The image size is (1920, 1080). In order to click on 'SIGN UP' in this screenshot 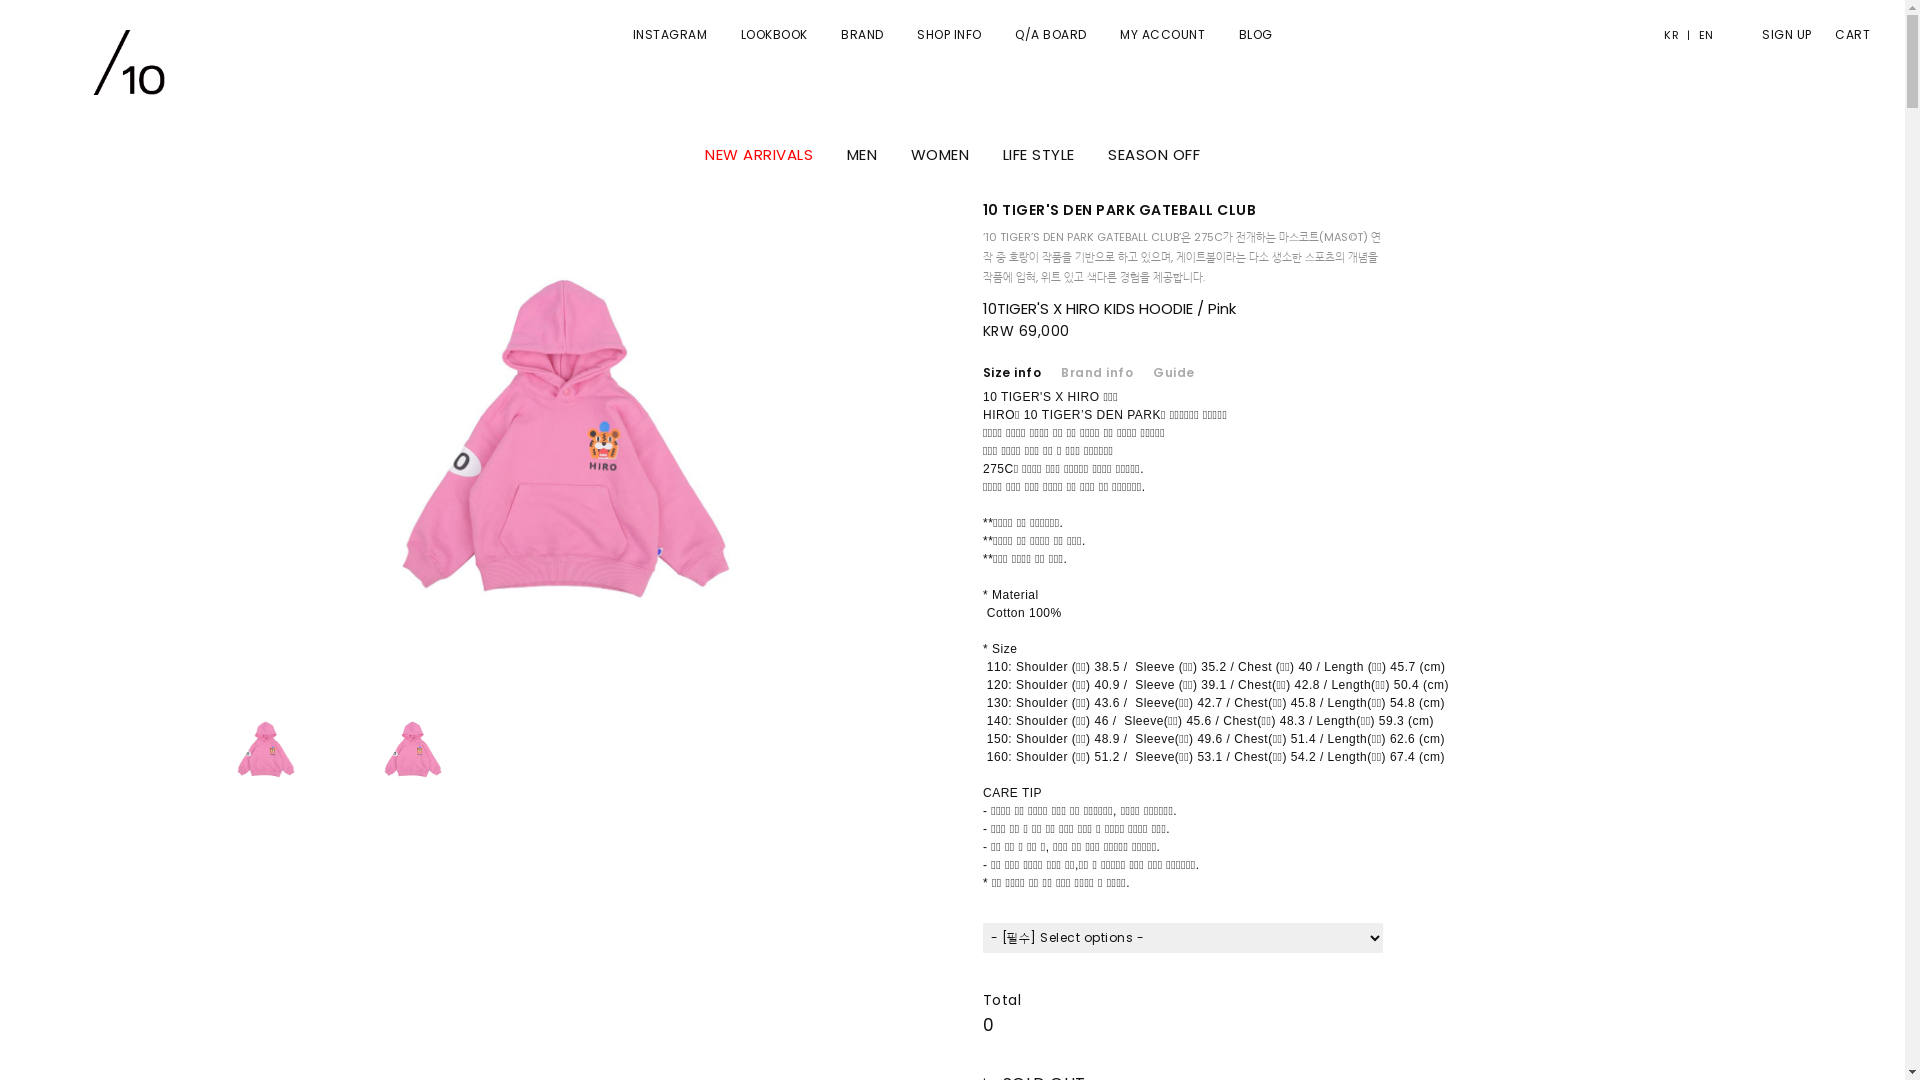, I will do `click(1741, 34)`.